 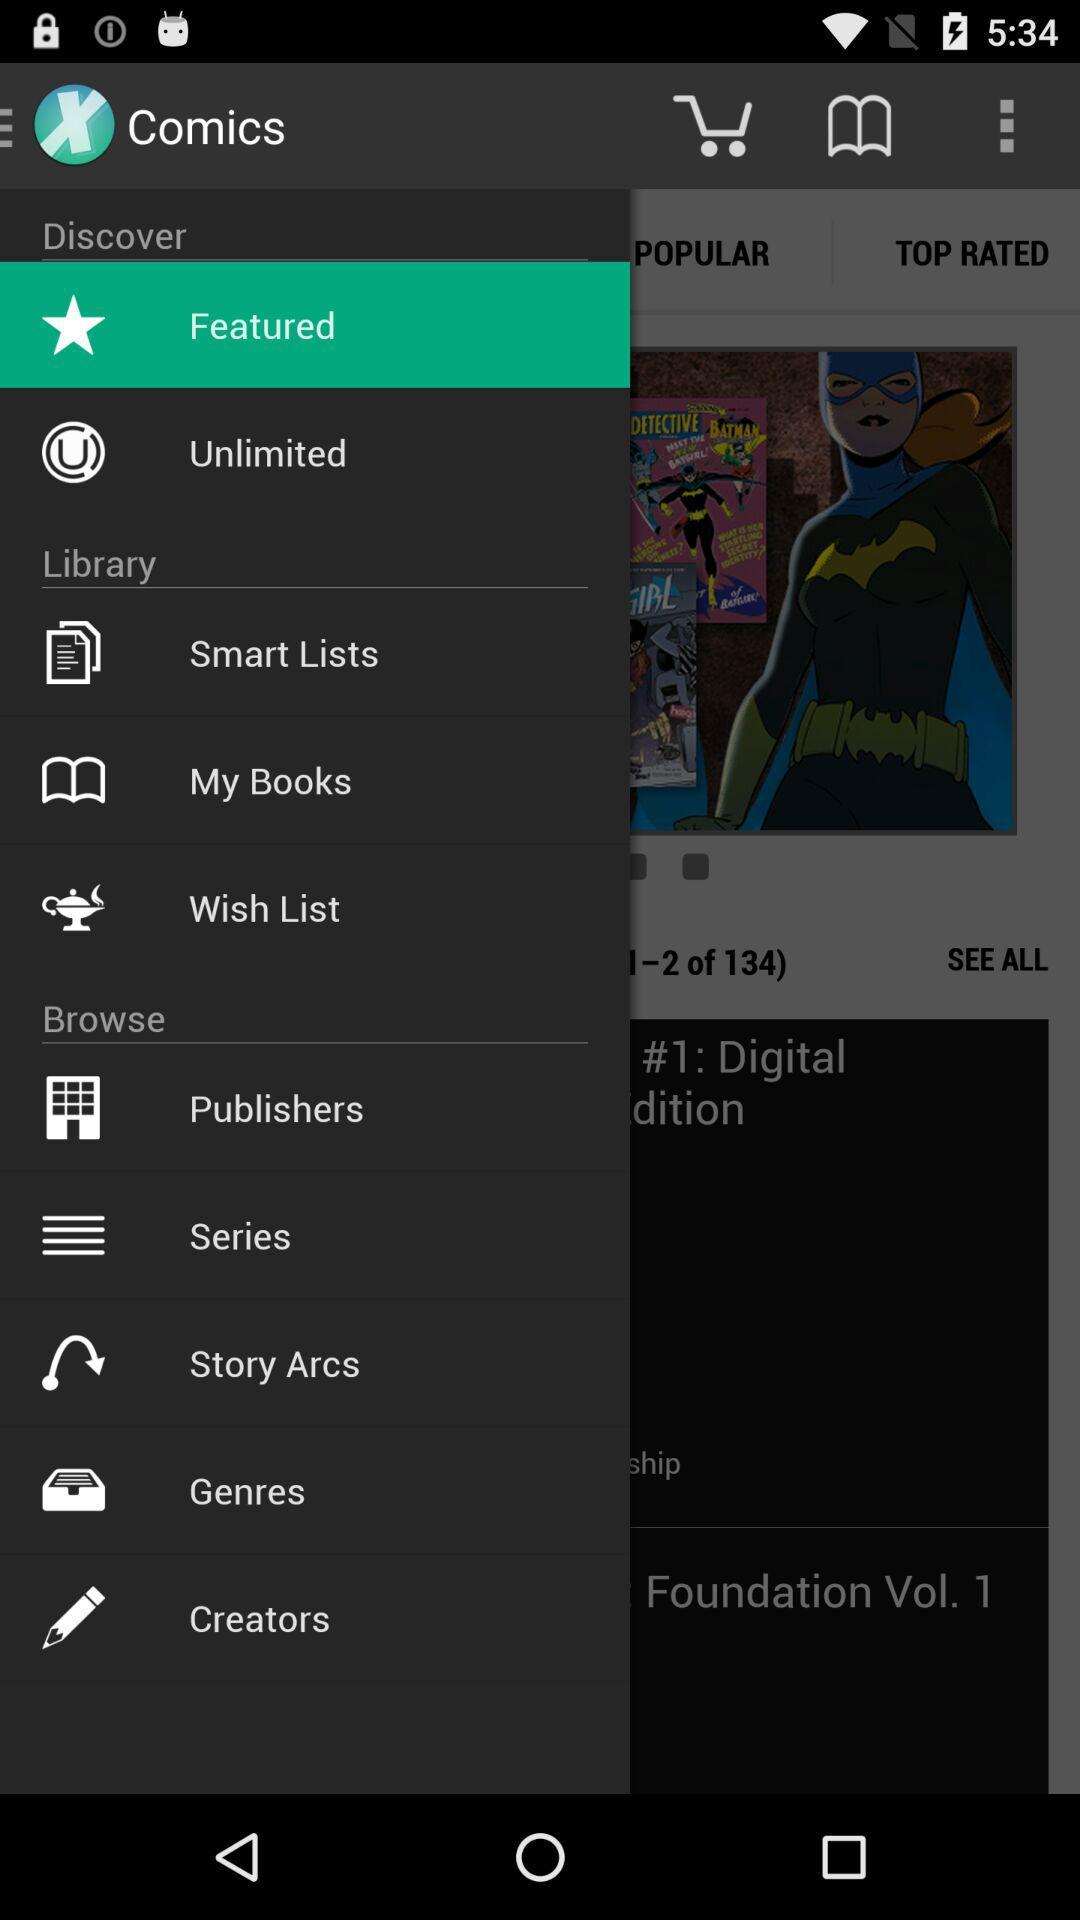 I want to click on cart icon, so click(x=711, y=124).